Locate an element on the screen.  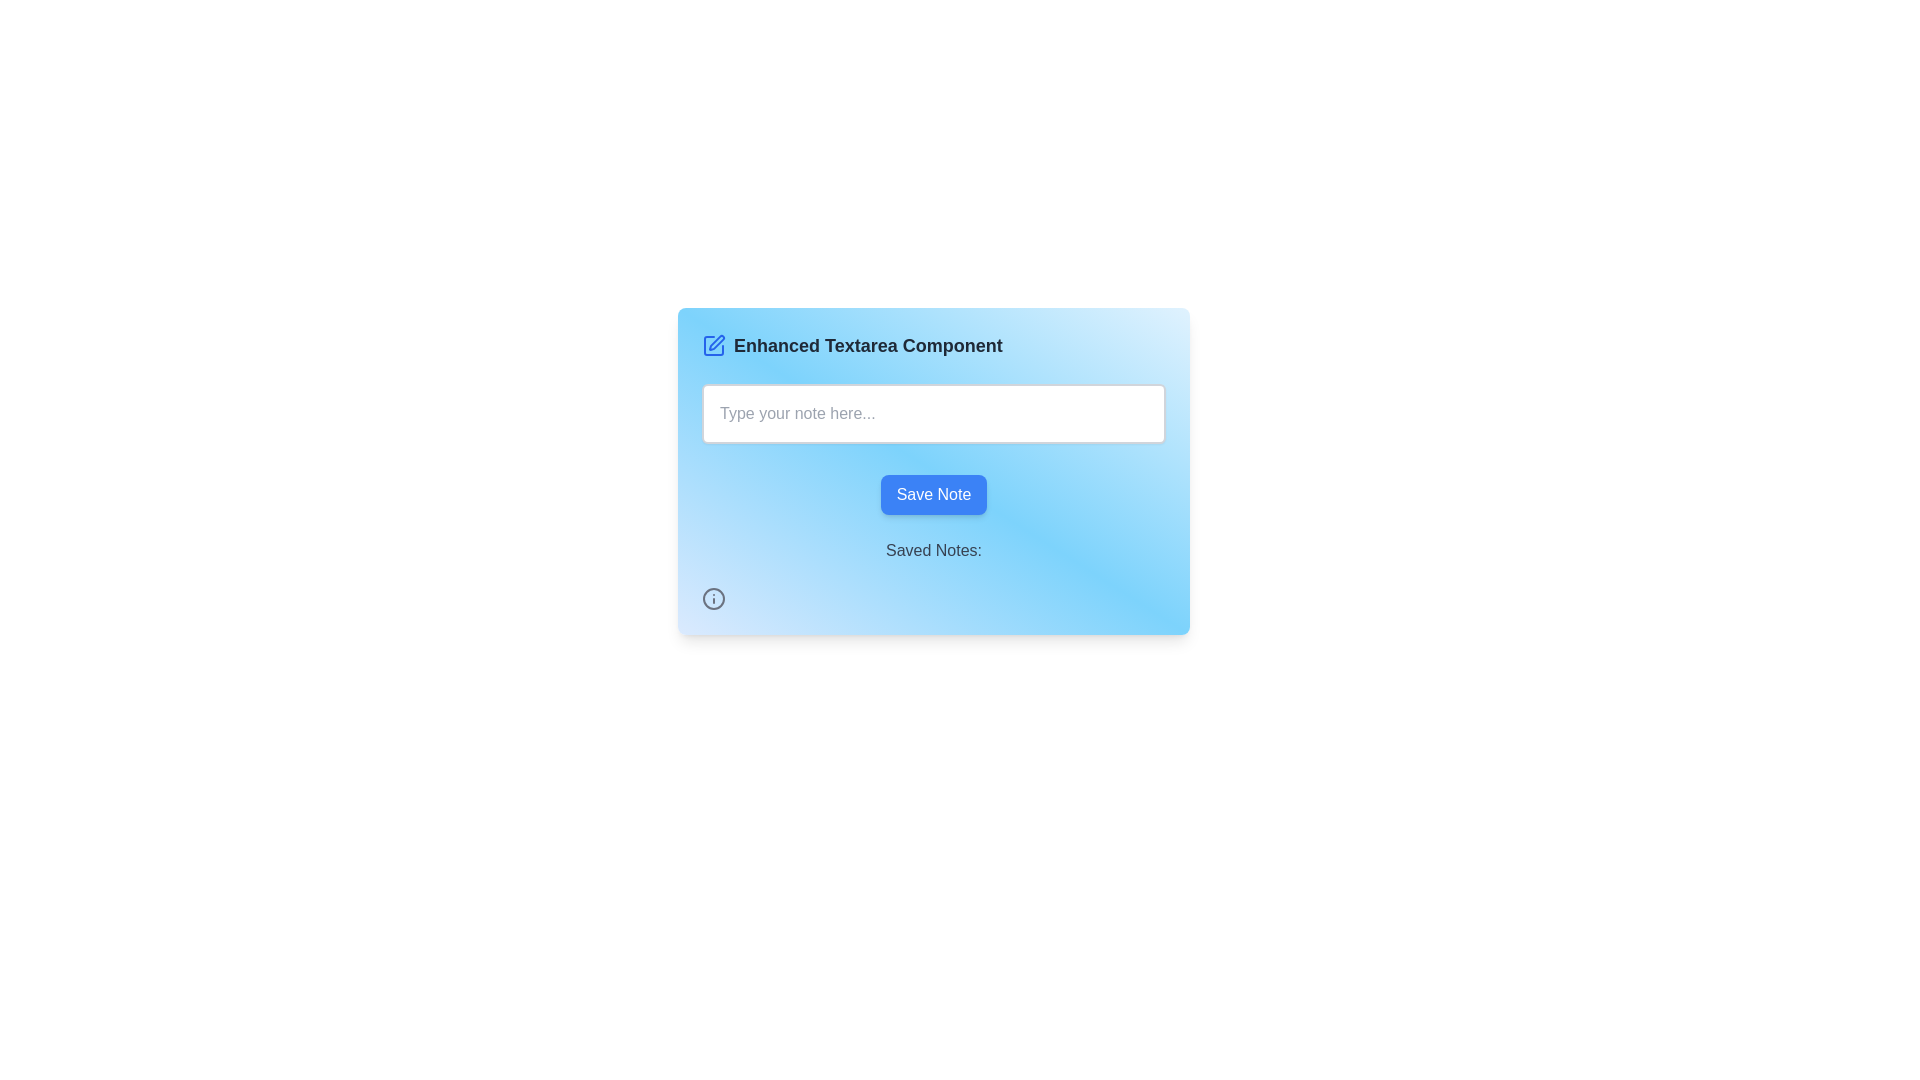
the Label with icon that reads 'Enhanced Textarea Component', which is located at the top center of the card above the textarea input box, featuring a small blue pen icon on its left is located at coordinates (933, 345).